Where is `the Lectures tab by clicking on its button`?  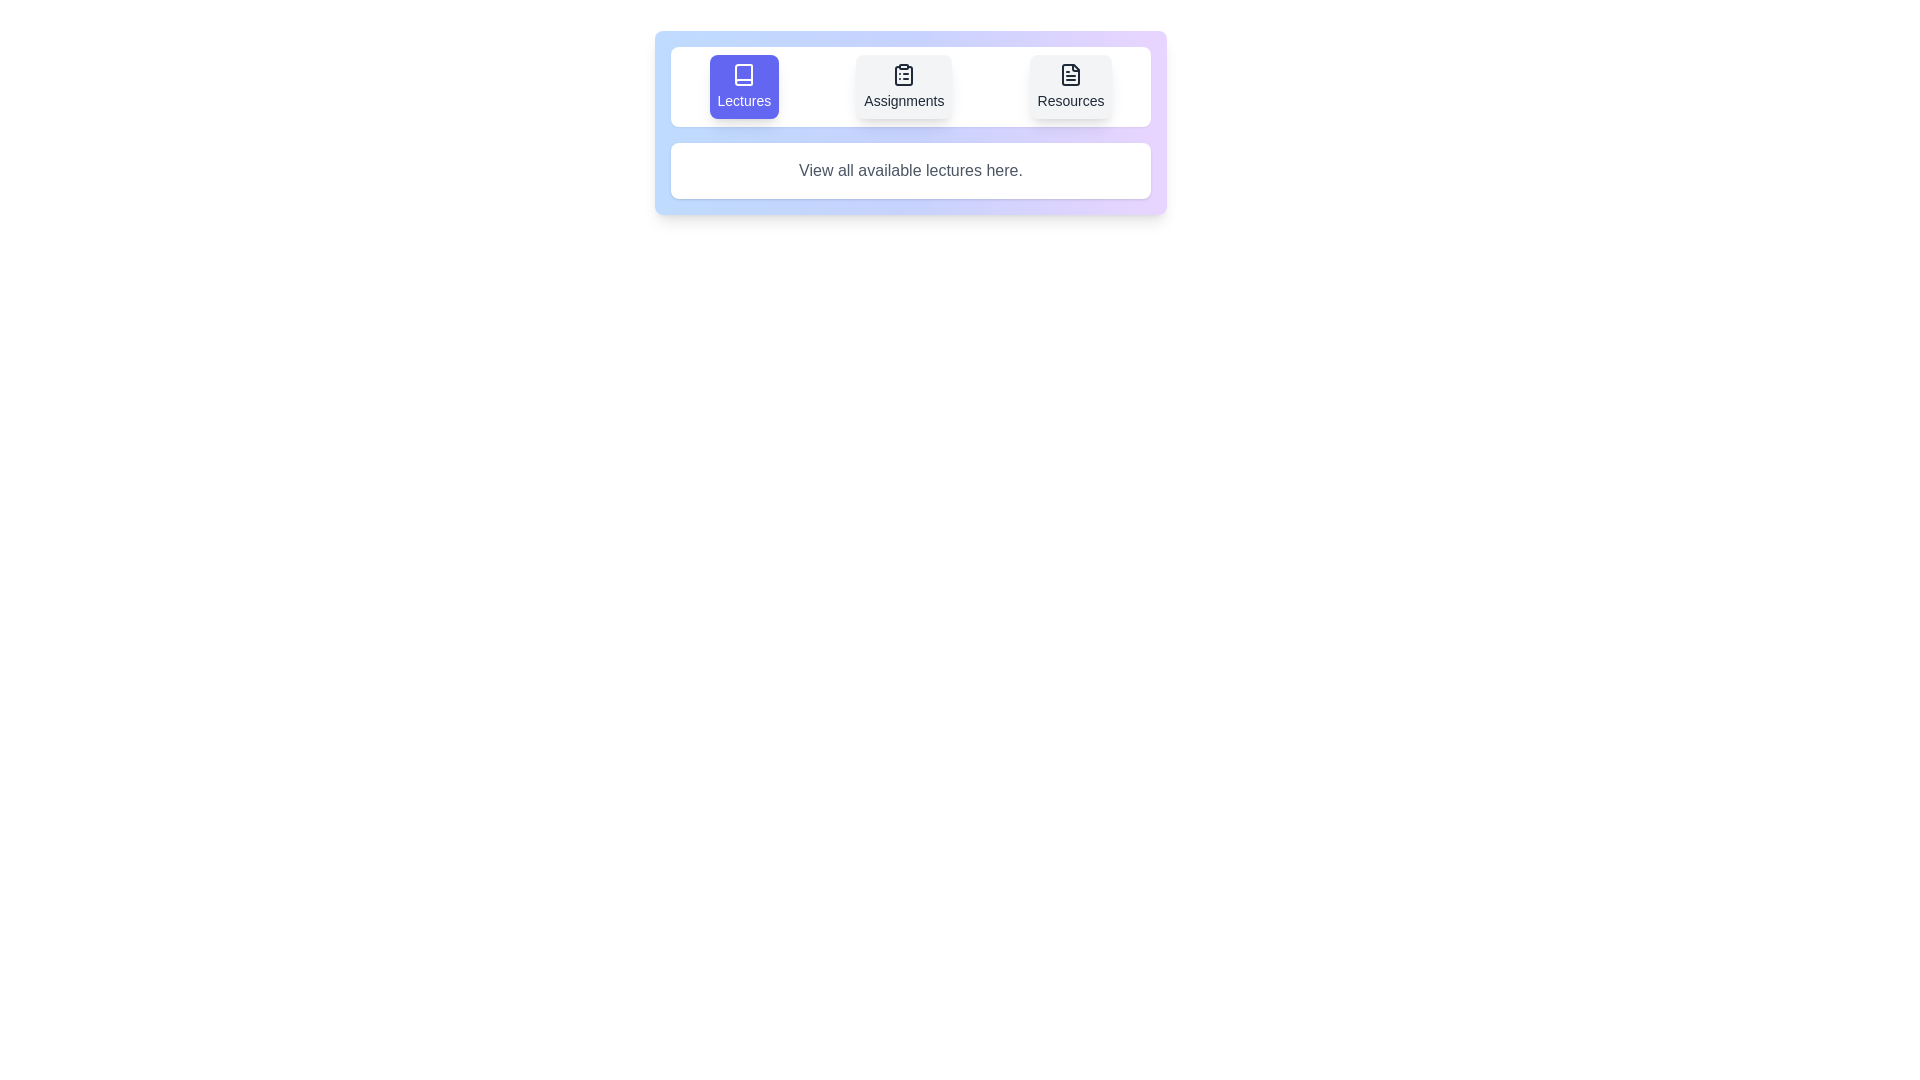
the Lectures tab by clicking on its button is located at coordinates (743, 86).